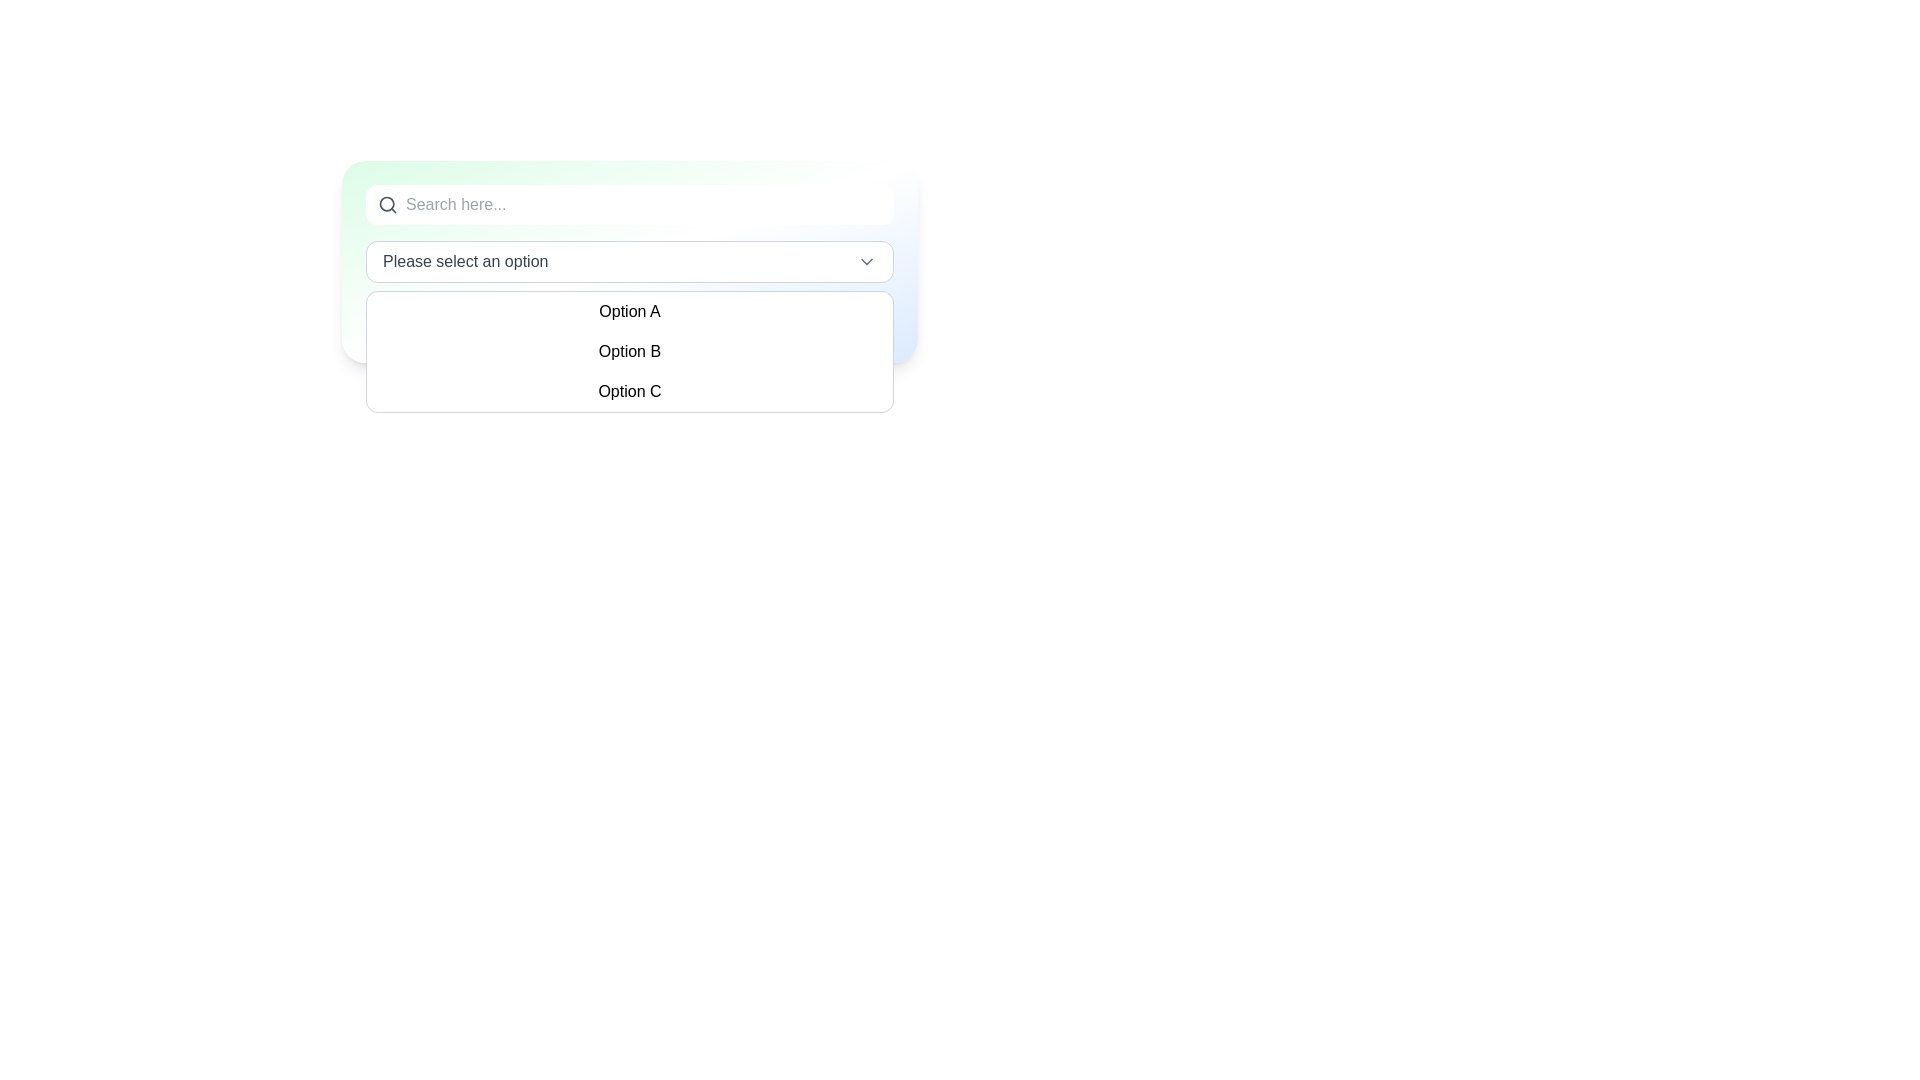 Image resolution: width=1920 pixels, height=1080 pixels. I want to click on the arrow of the dropdown menu located below the search bar, so click(628, 261).